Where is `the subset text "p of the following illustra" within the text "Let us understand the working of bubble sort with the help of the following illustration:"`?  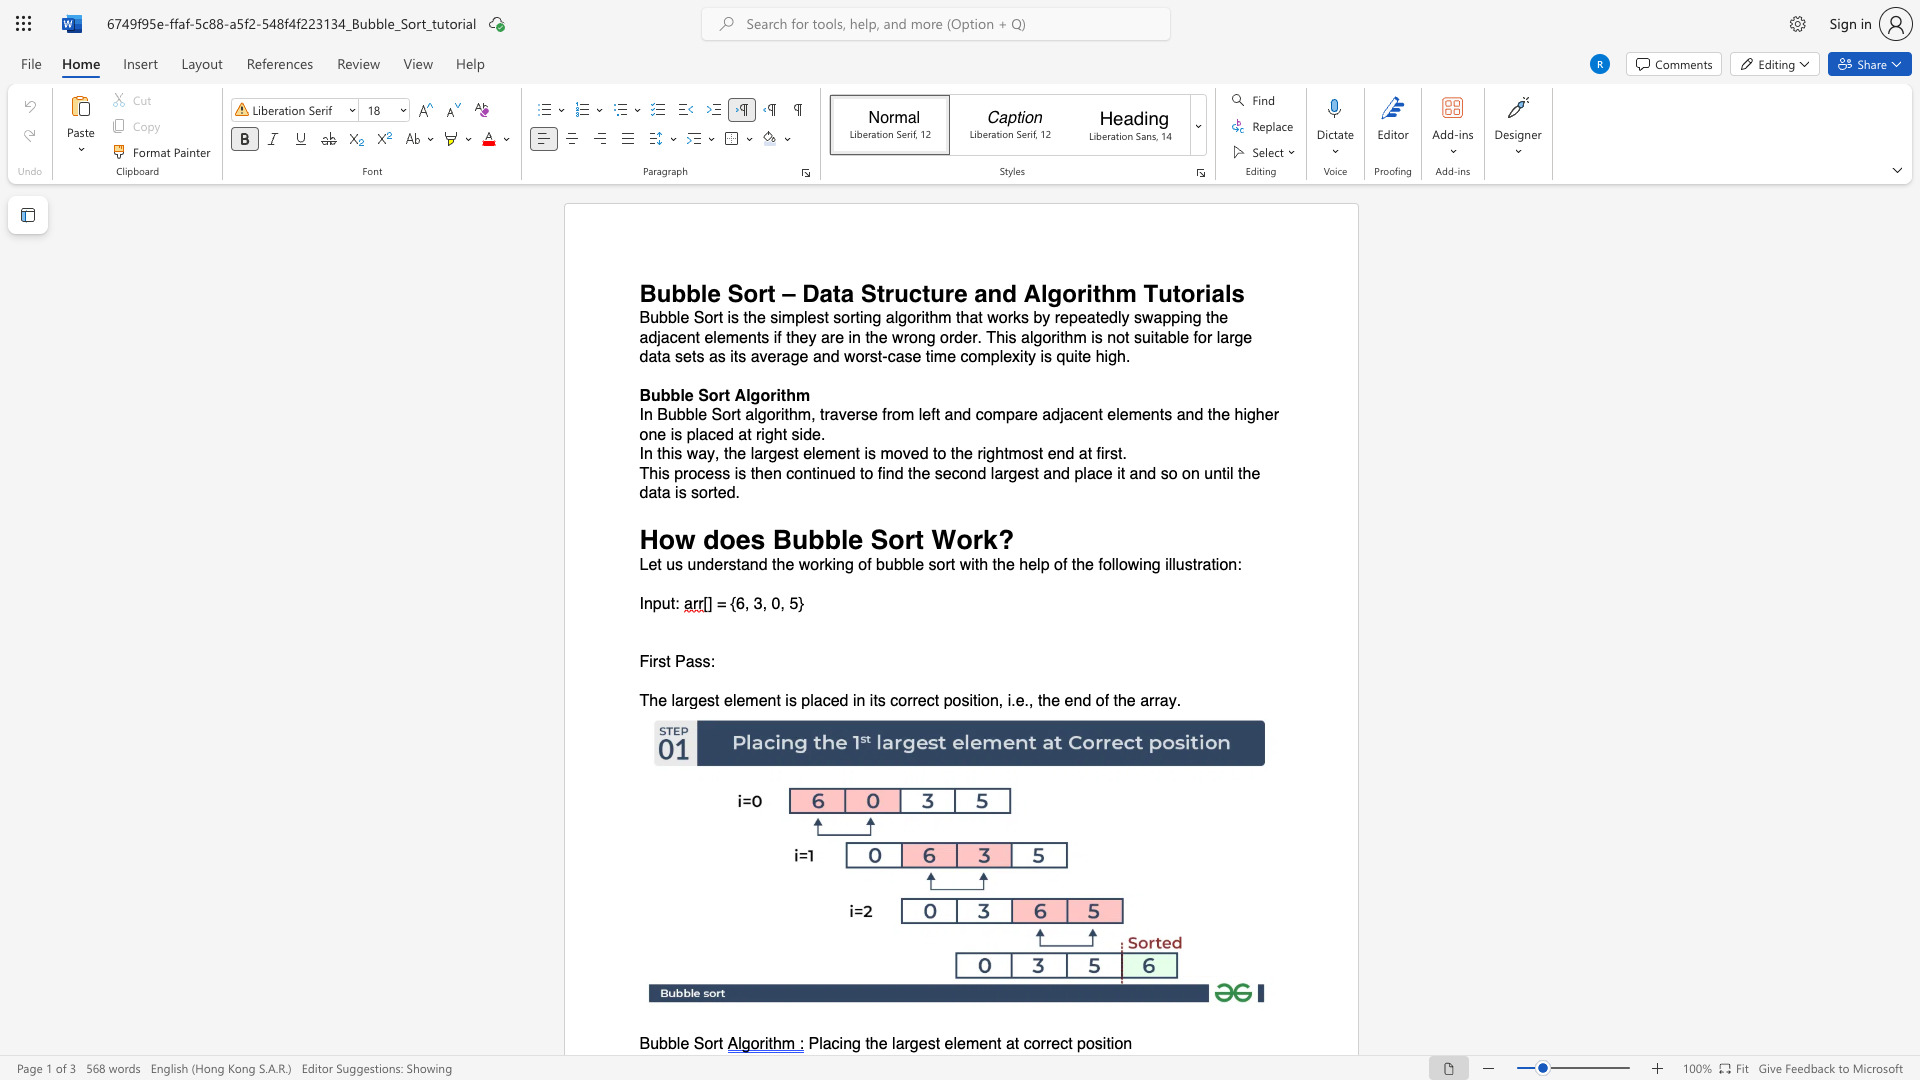 the subset text "p of the following illustra" within the text "Let us understand the working of bubble sort with the help of the following illustration:" is located at coordinates (1040, 565).